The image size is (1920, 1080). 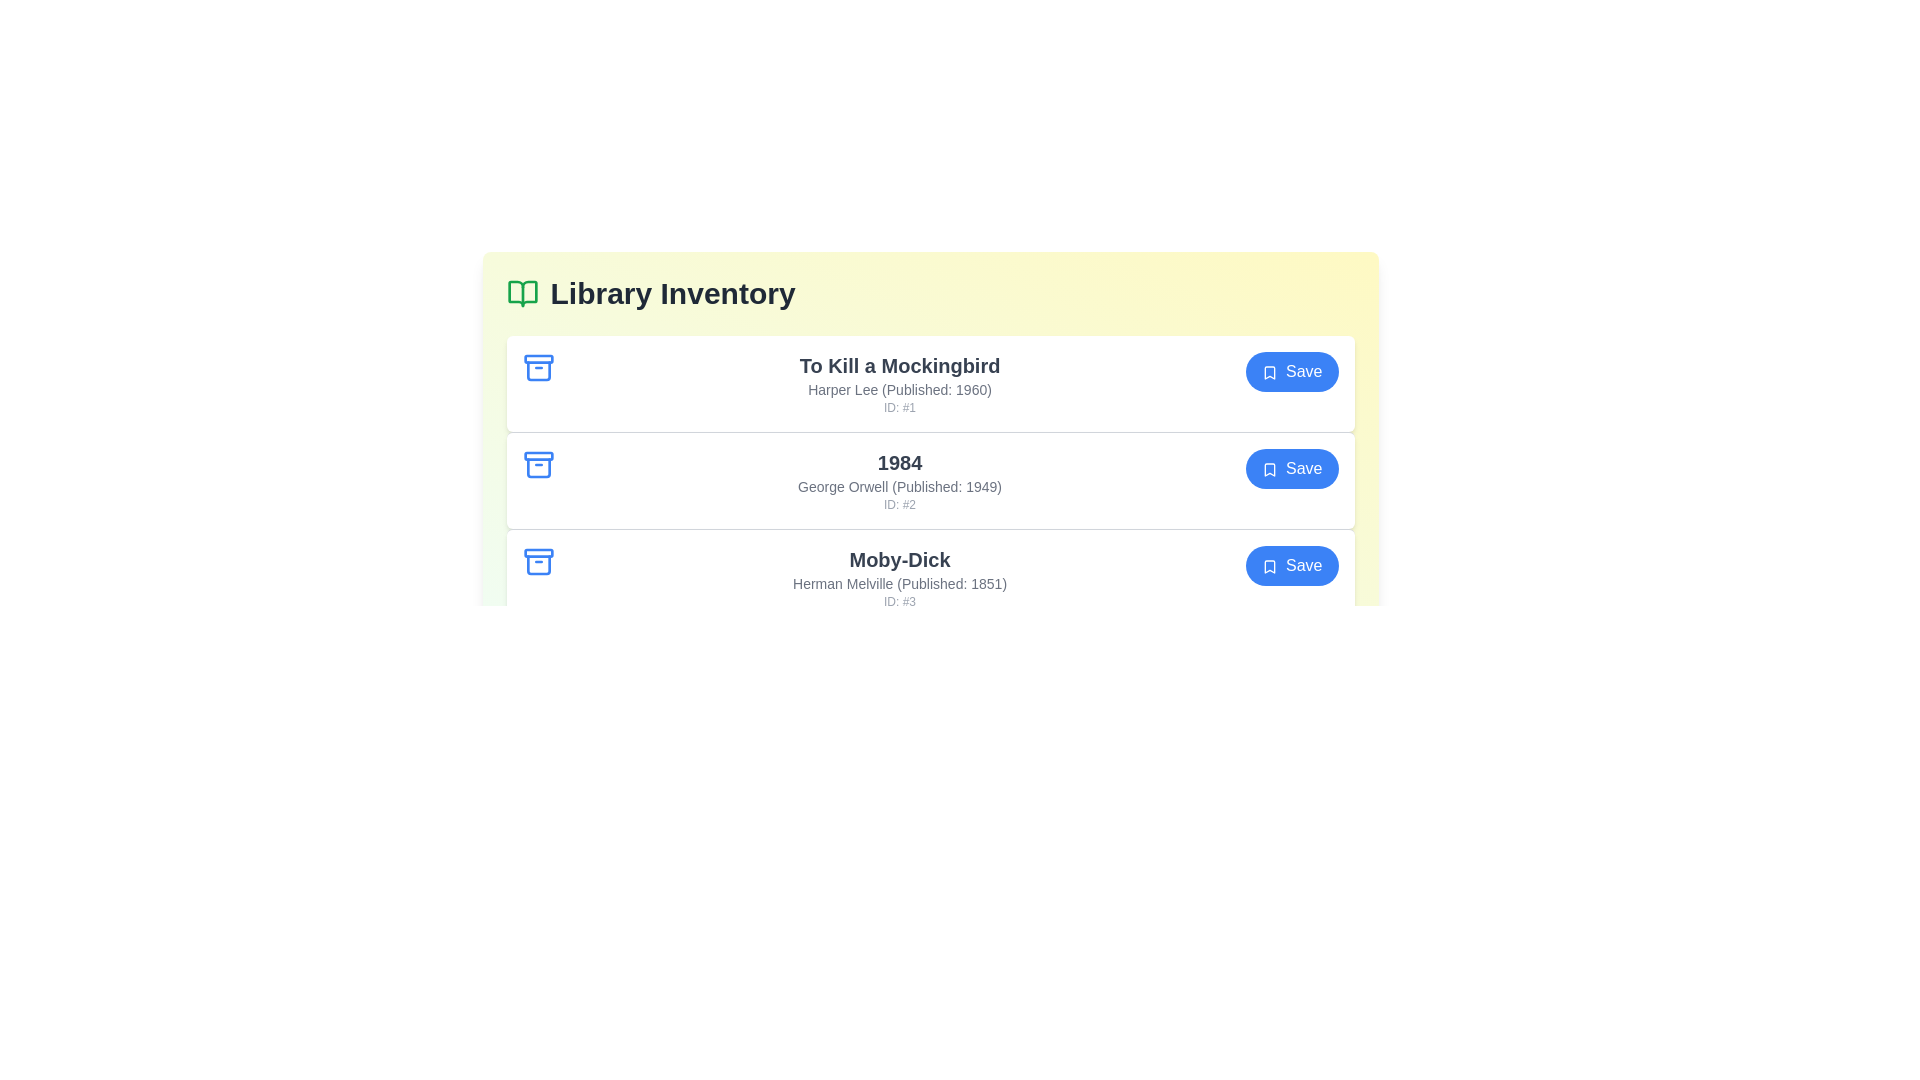 What do you see at coordinates (538, 465) in the screenshot?
I see `the 'Archive' icon next to the book titled 1984` at bounding box center [538, 465].